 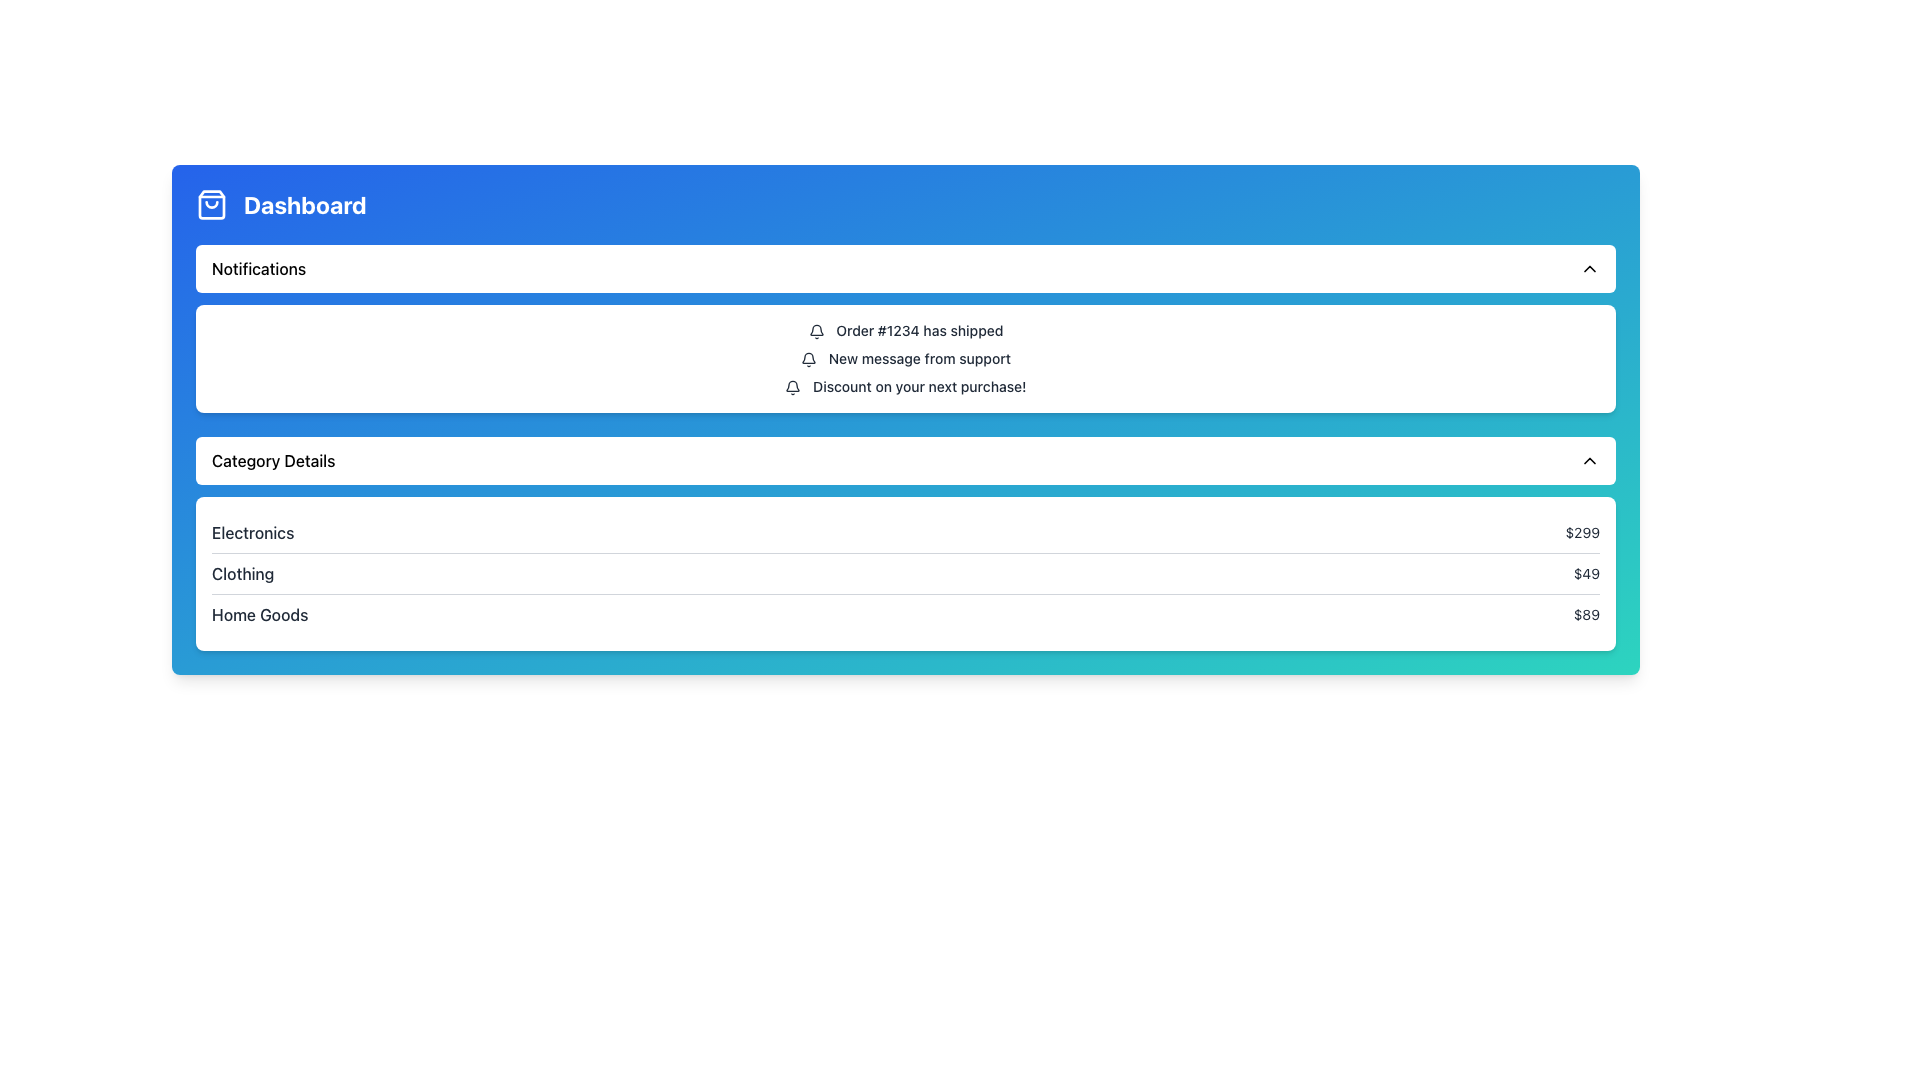 I want to click on the static text element displaying 'Order #1234 has shipped', which is the first notification under the 'Notifications' section, so click(x=905, y=330).